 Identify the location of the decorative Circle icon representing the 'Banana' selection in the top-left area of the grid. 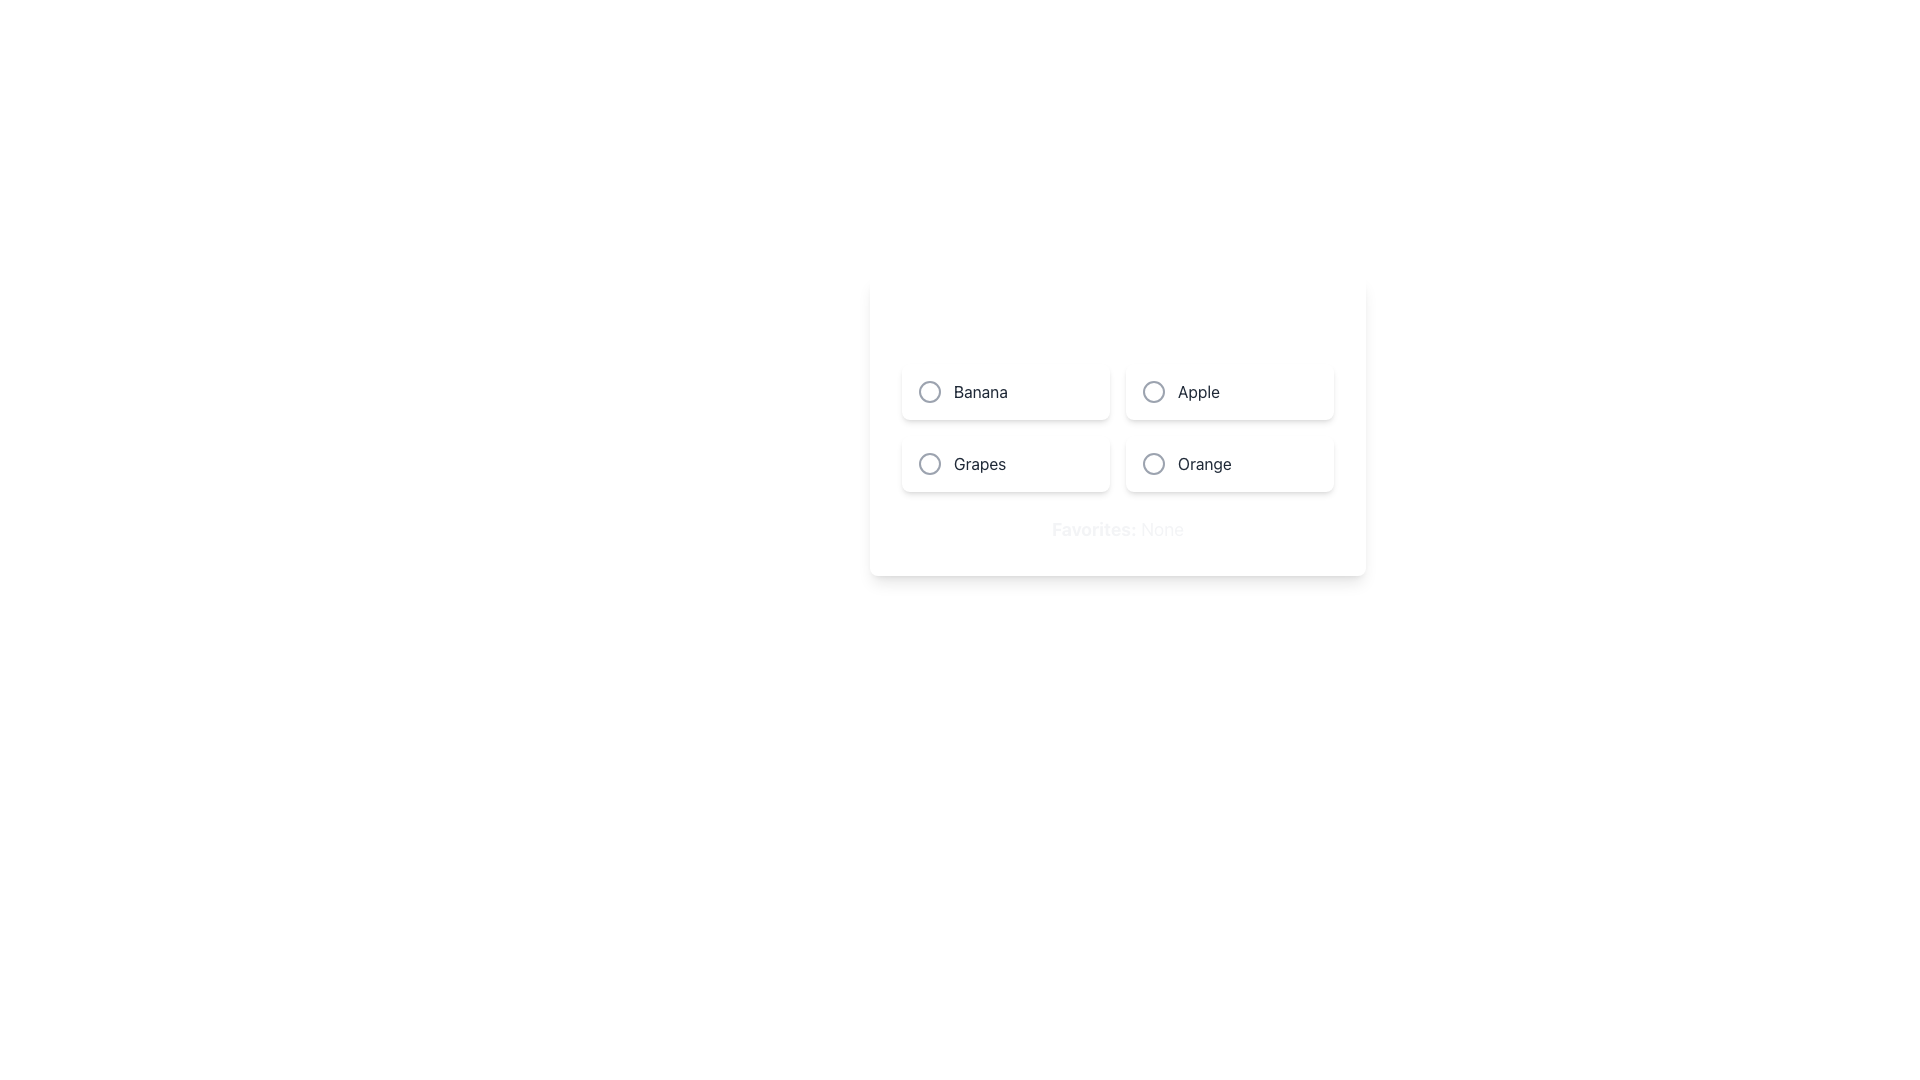
(929, 392).